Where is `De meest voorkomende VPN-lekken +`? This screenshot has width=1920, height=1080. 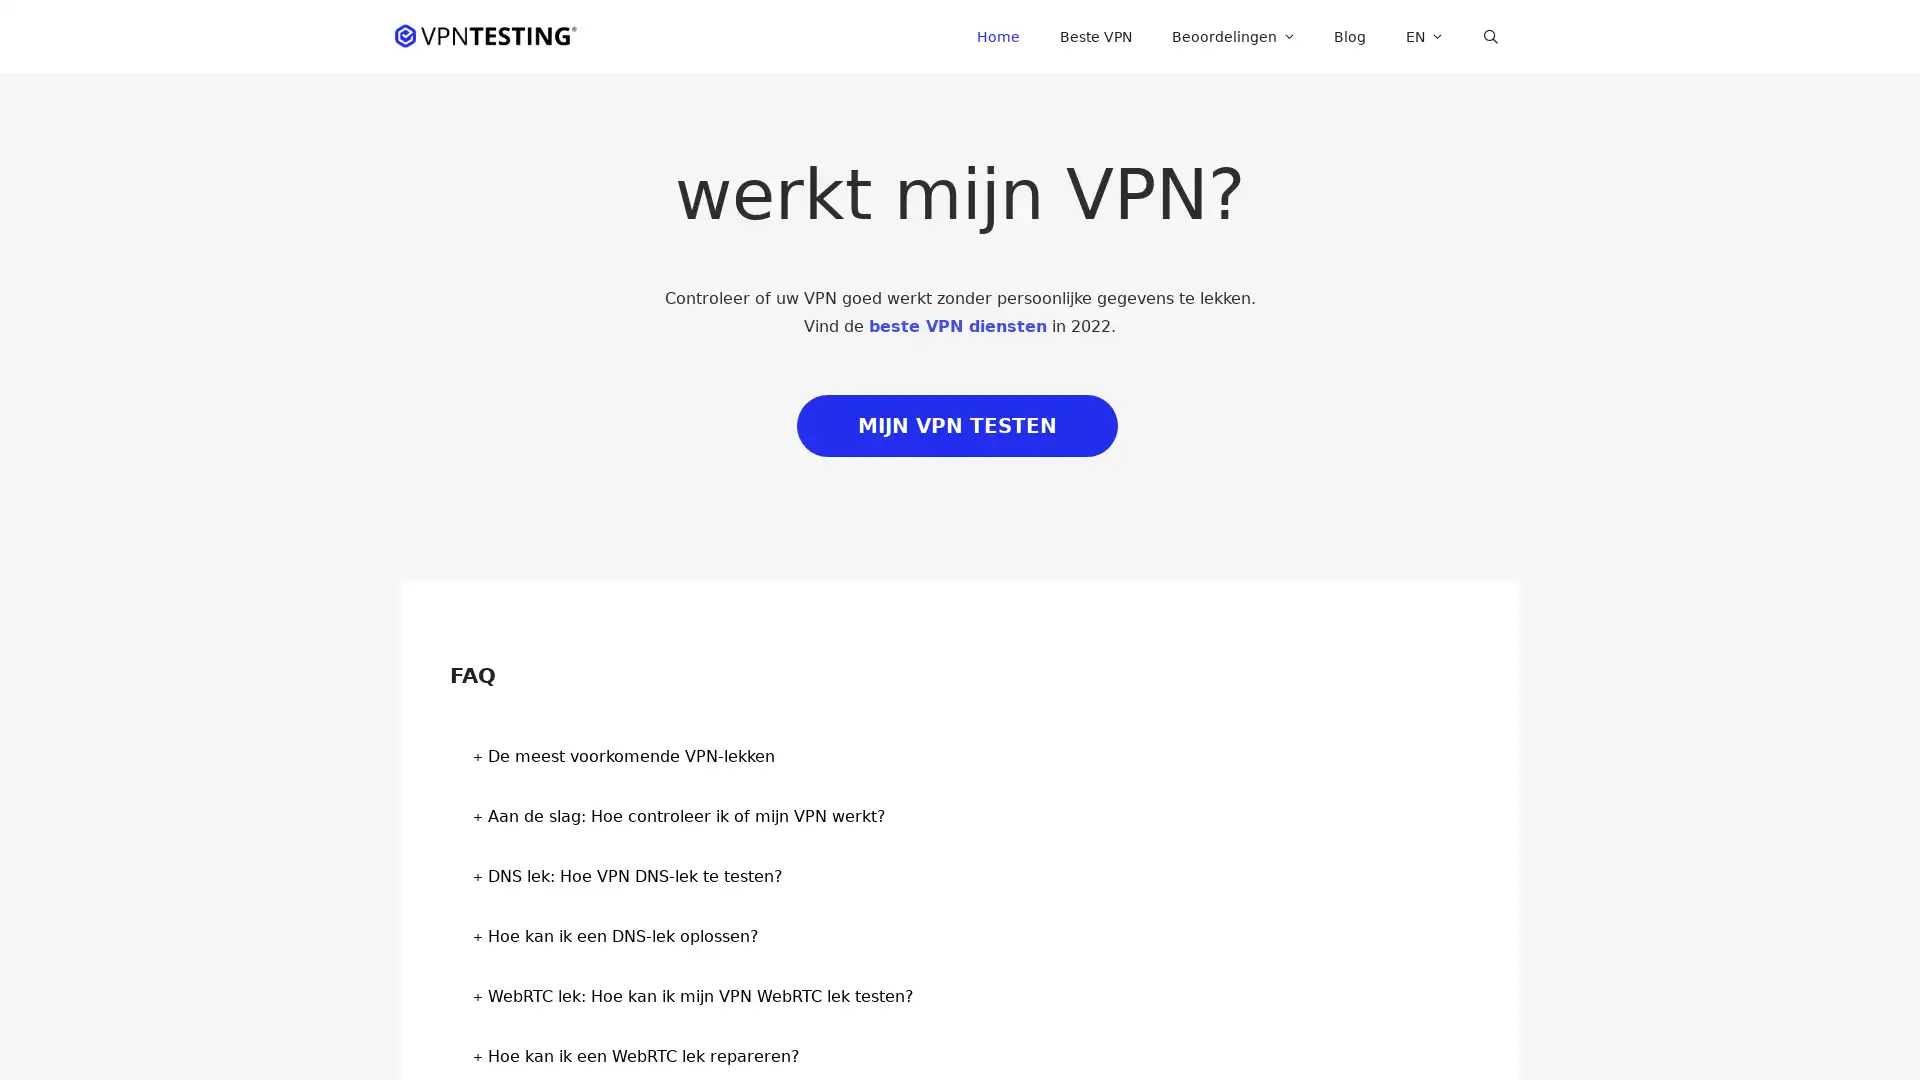 De meest voorkomende VPN-lekken + is located at coordinates (960, 756).